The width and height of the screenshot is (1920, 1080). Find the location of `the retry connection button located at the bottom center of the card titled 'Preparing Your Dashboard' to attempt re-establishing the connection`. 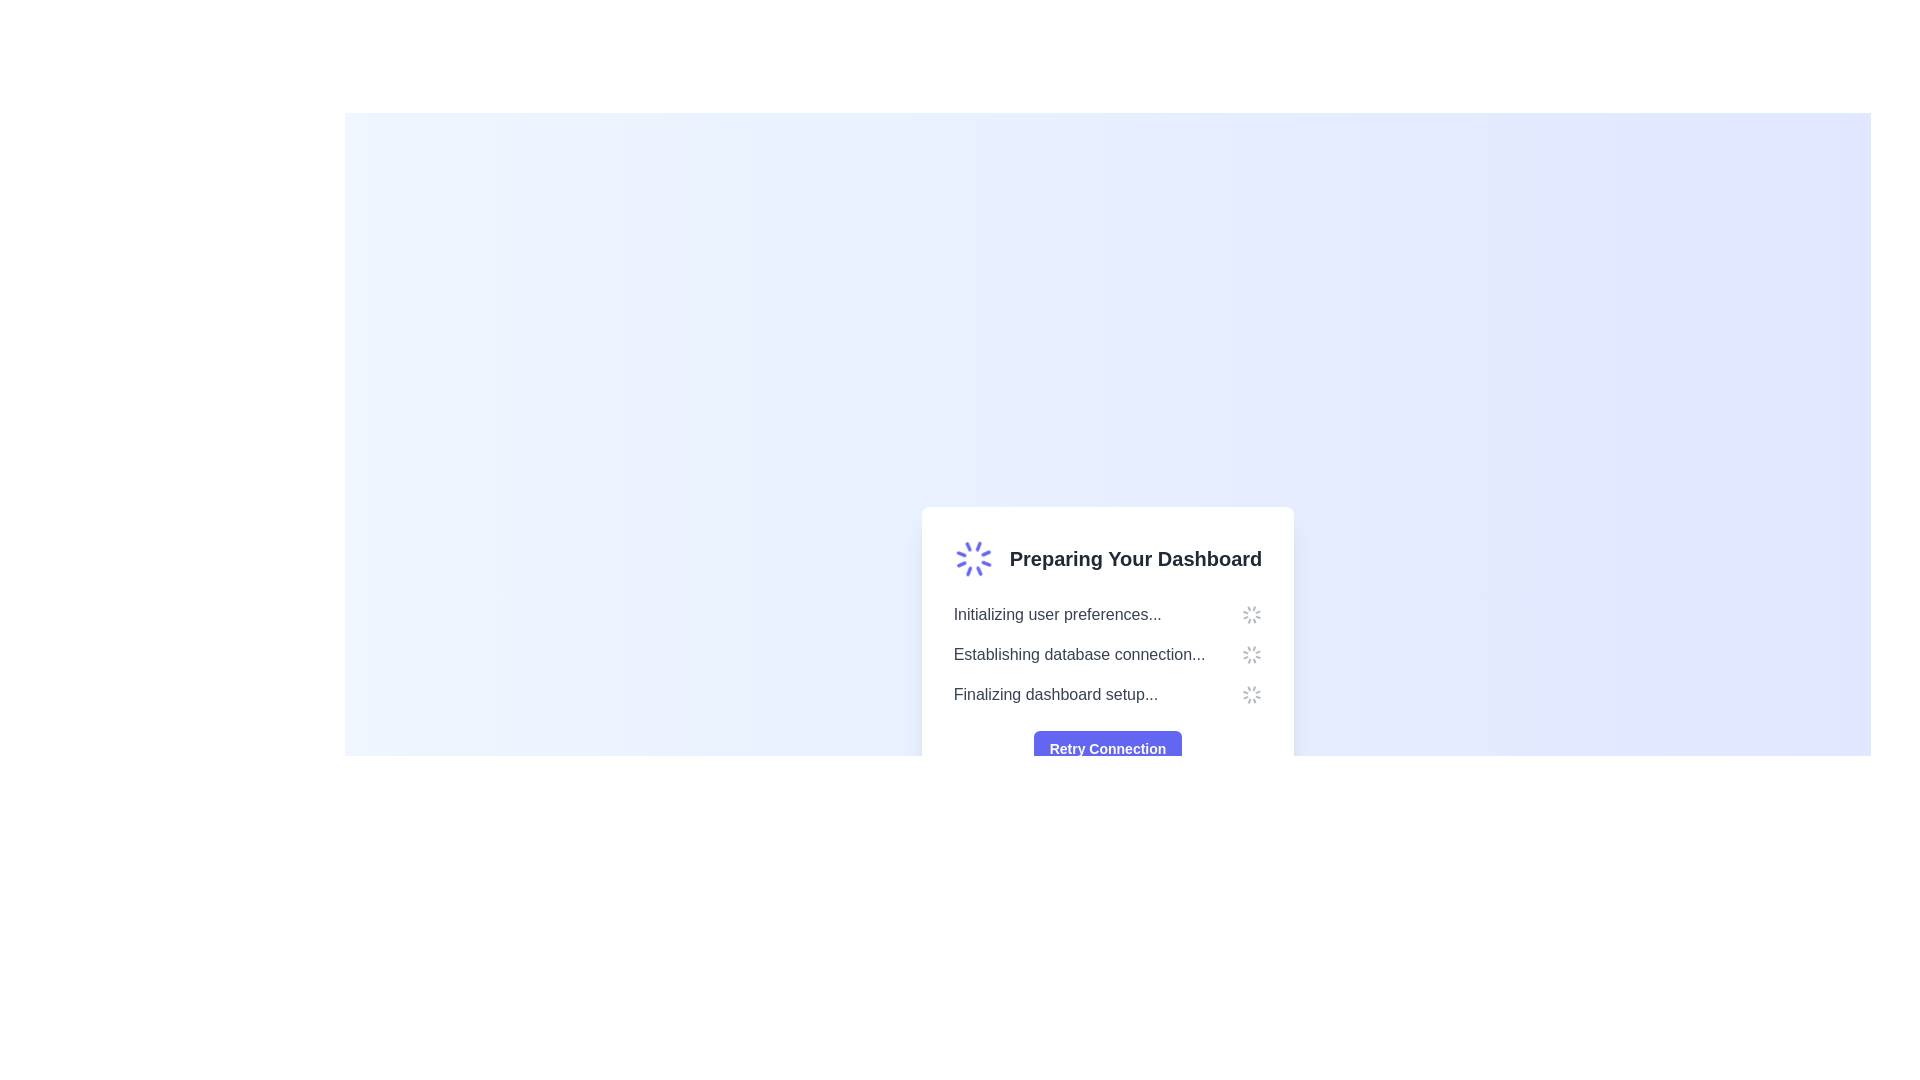

the retry connection button located at the bottom center of the card titled 'Preparing Your Dashboard' to attempt re-establishing the connection is located at coordinates (1107, 748).